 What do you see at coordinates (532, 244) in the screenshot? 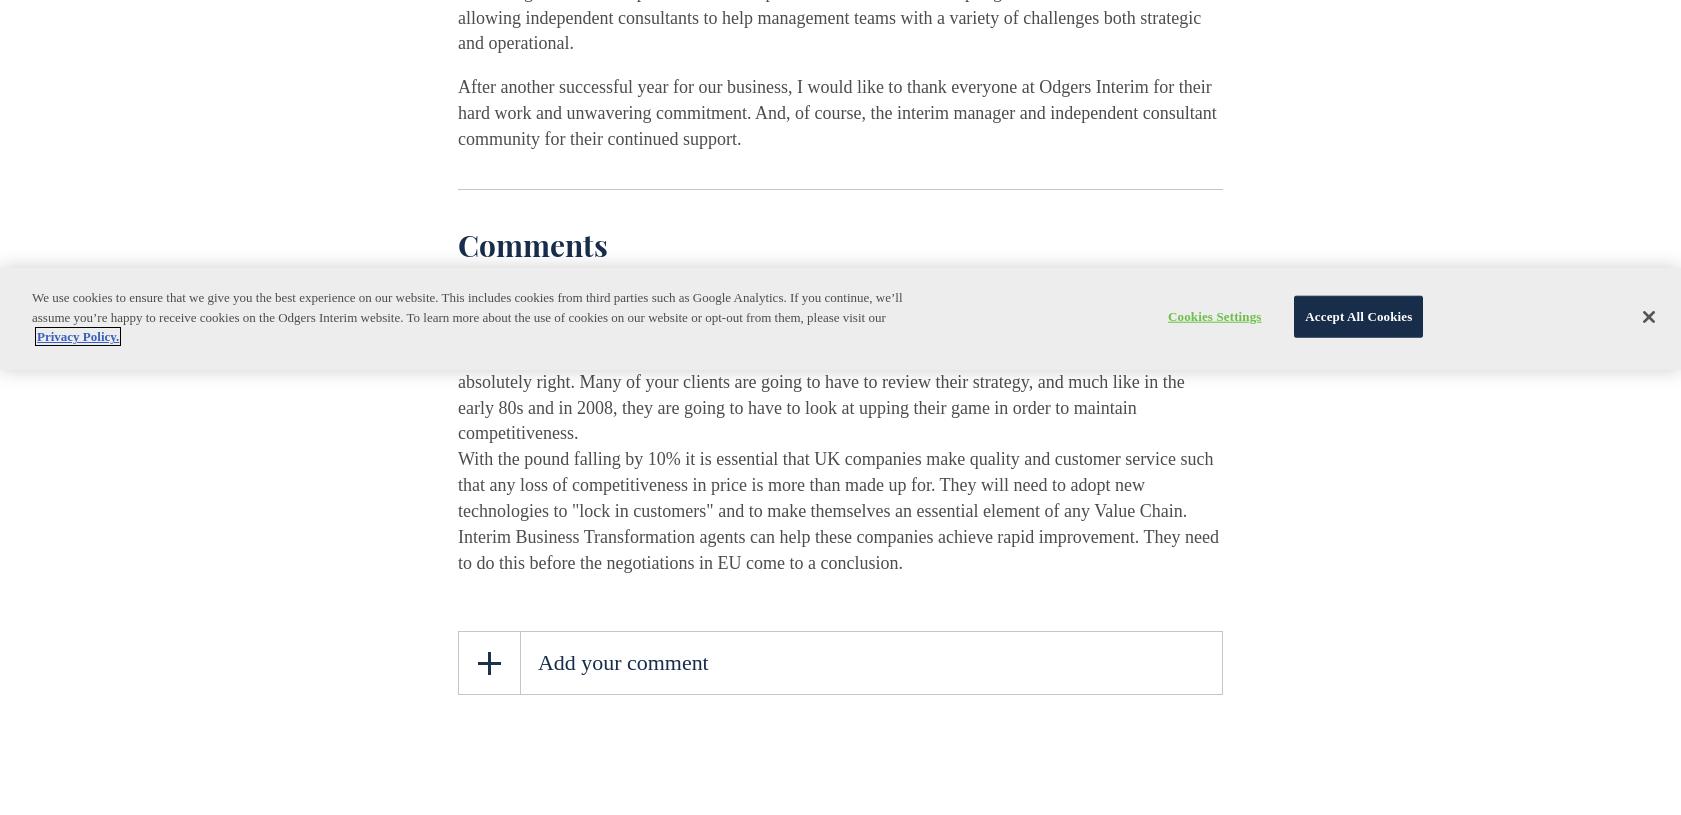
I see `'Comments'` at bounding box center [532, 244].